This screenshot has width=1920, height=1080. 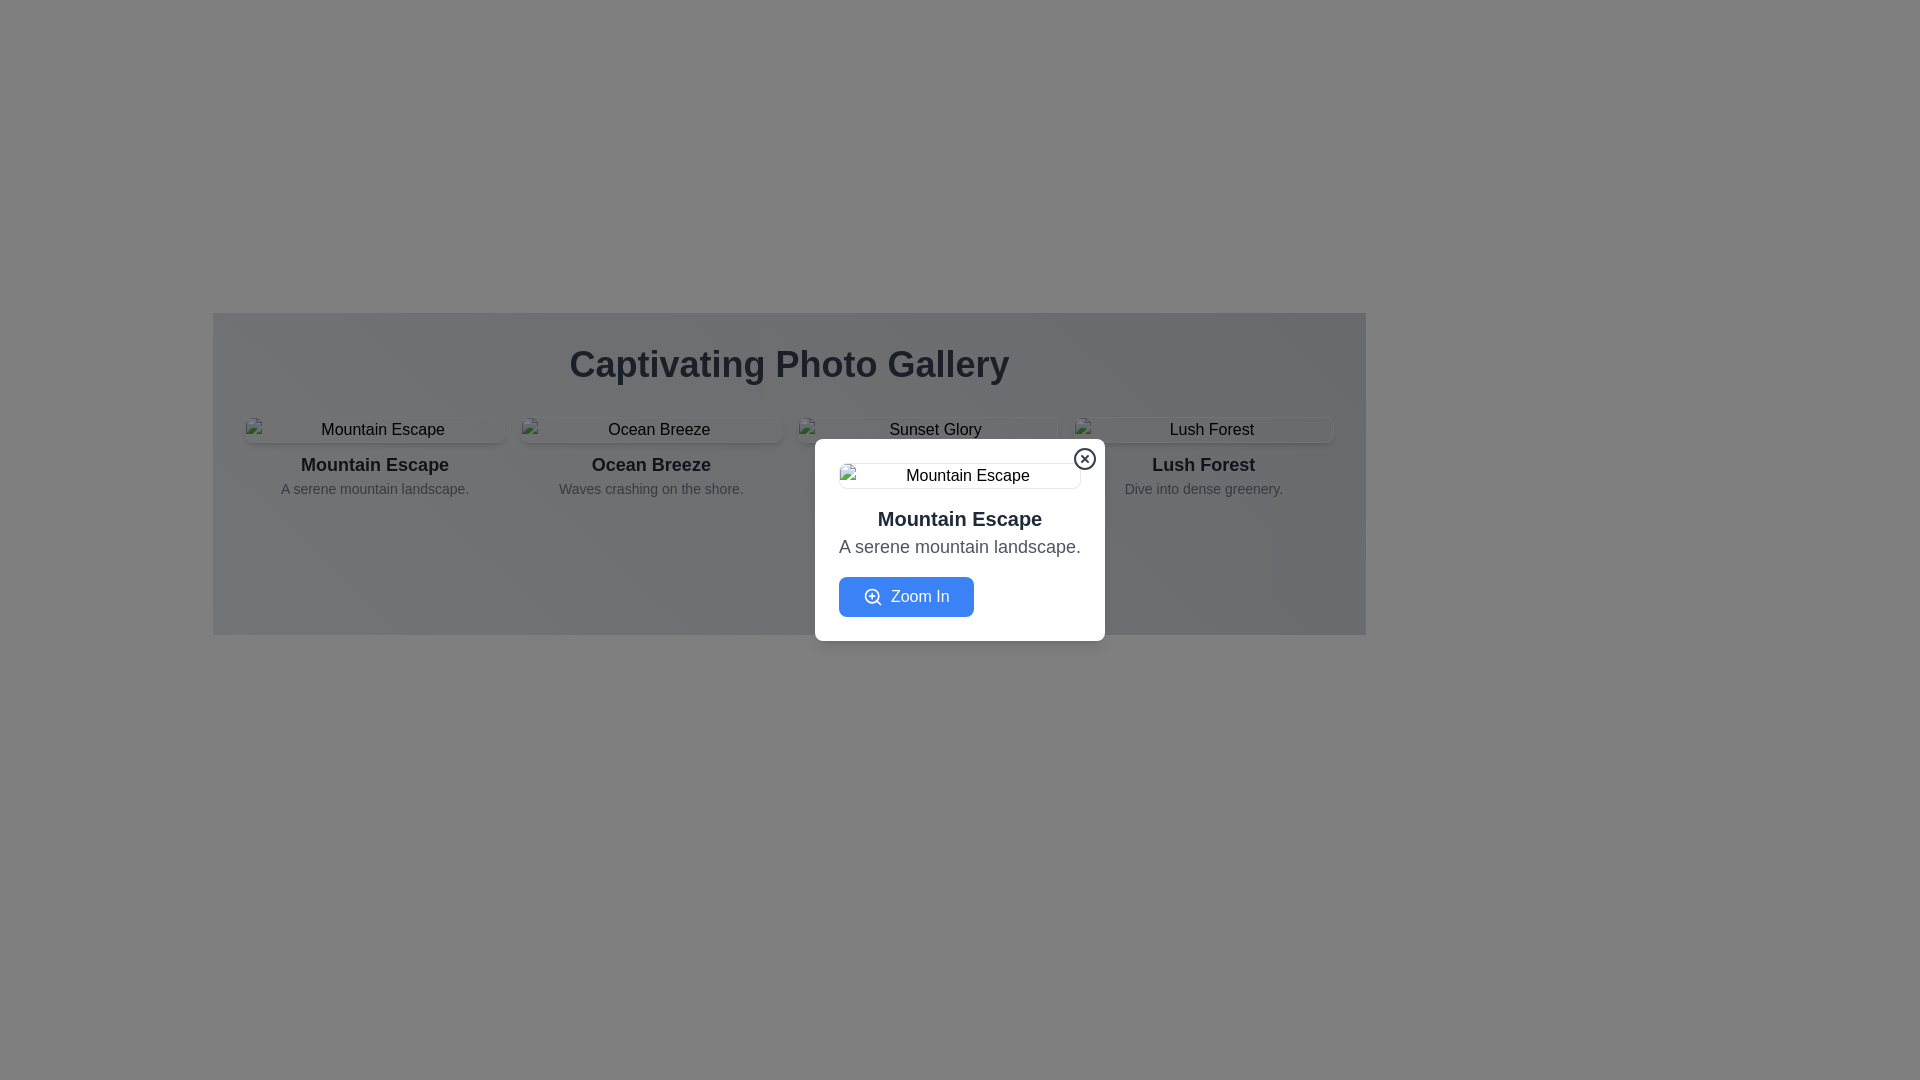 I want to click on the descriptive block containing the title 'Mountain Escape' and subtitle 'A serene mountain landscape' located in the photo gallery layout, so click(x=375, y=474).